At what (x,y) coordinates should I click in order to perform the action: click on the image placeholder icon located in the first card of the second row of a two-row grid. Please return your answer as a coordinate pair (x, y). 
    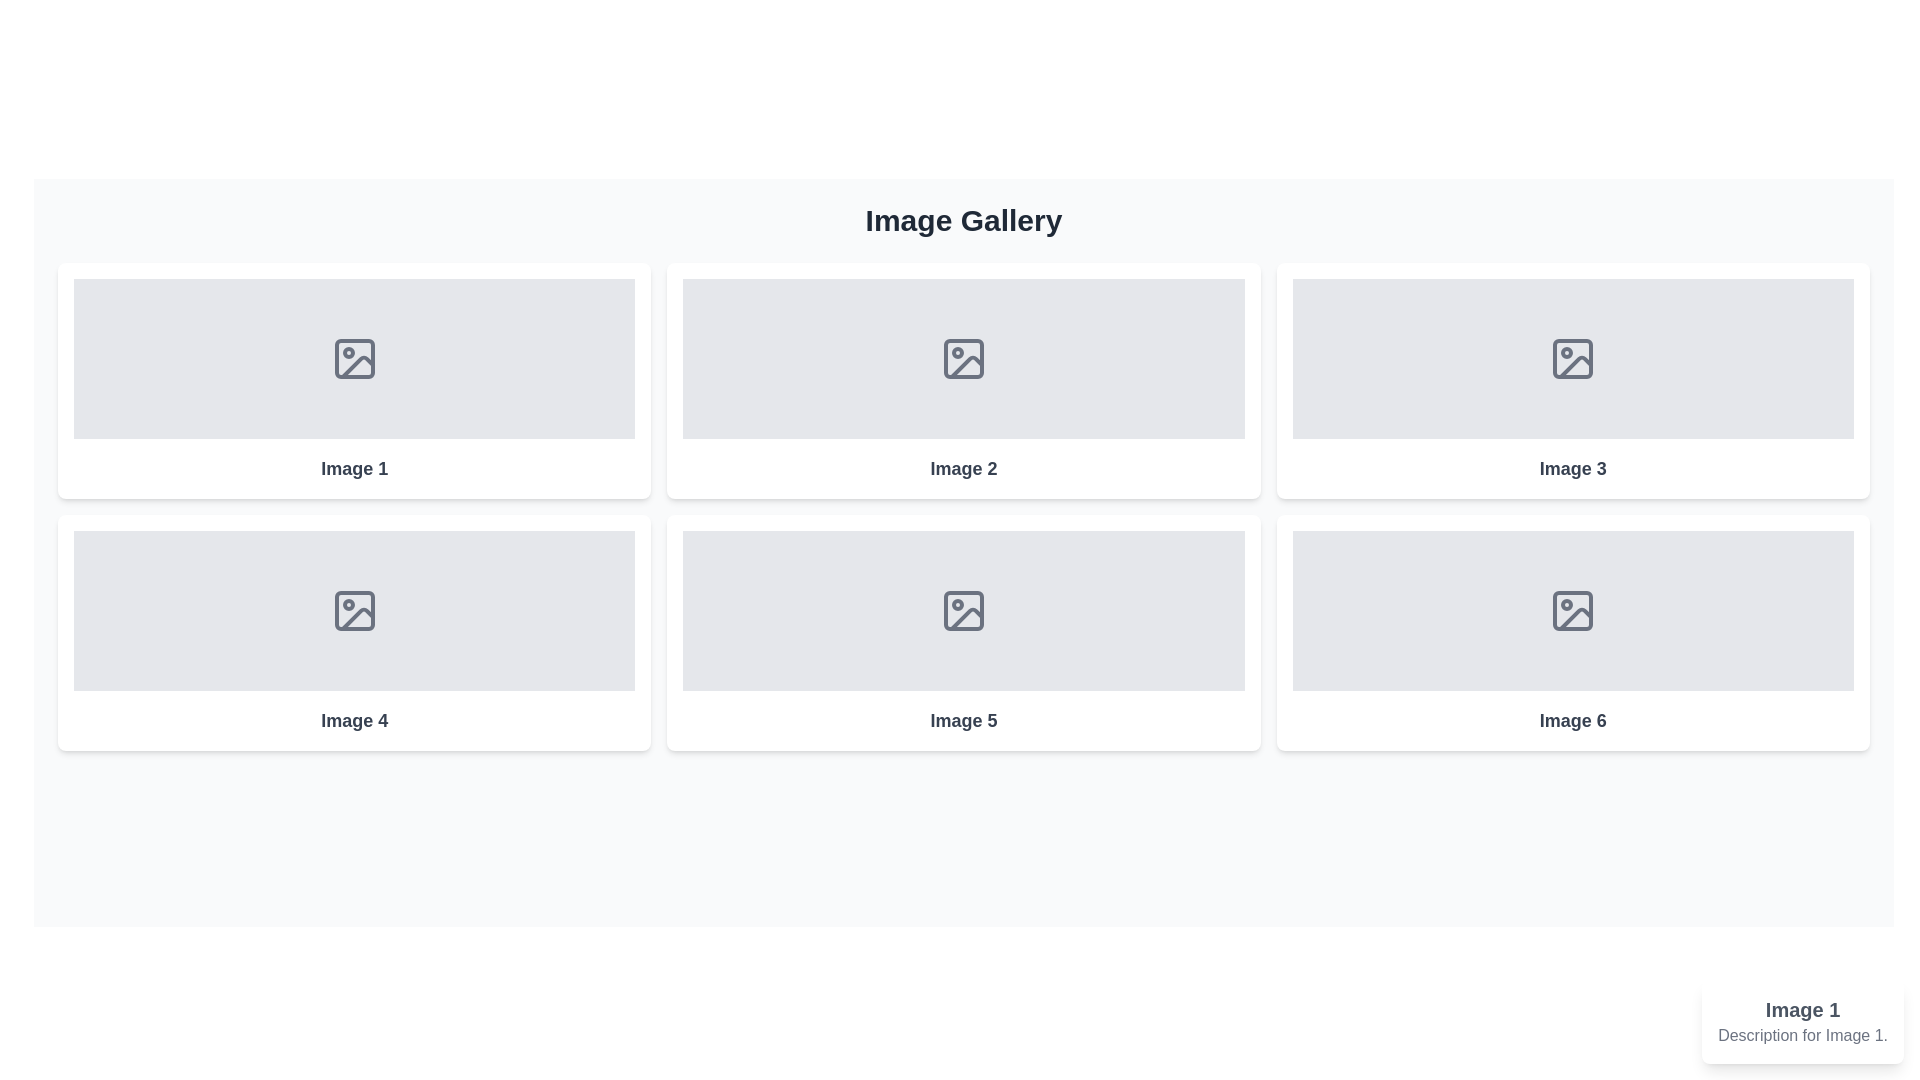
    Looking at the image, I should click on (354, 609).